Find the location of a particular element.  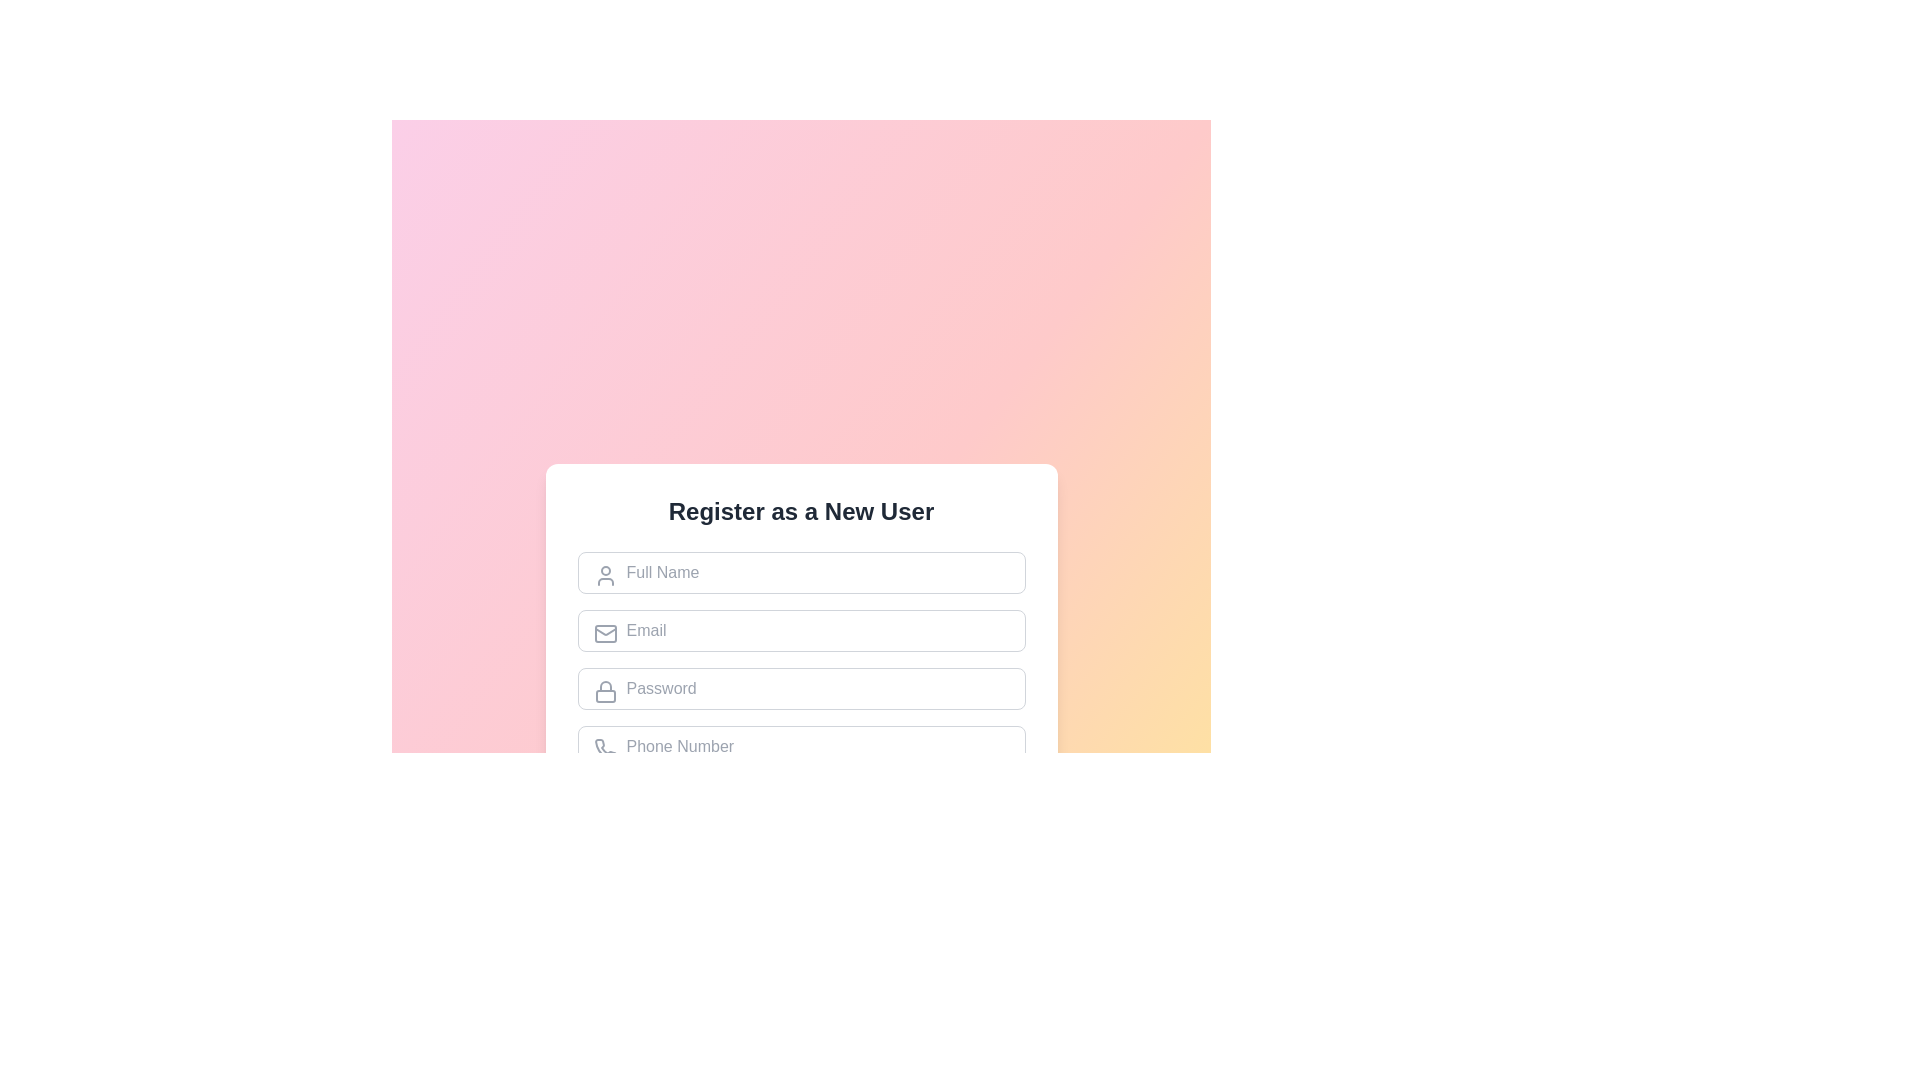

the lock icon located inside the 'Password' input field on the left side, which signifies security or password-related functionality is located at coordinates (604, 690).